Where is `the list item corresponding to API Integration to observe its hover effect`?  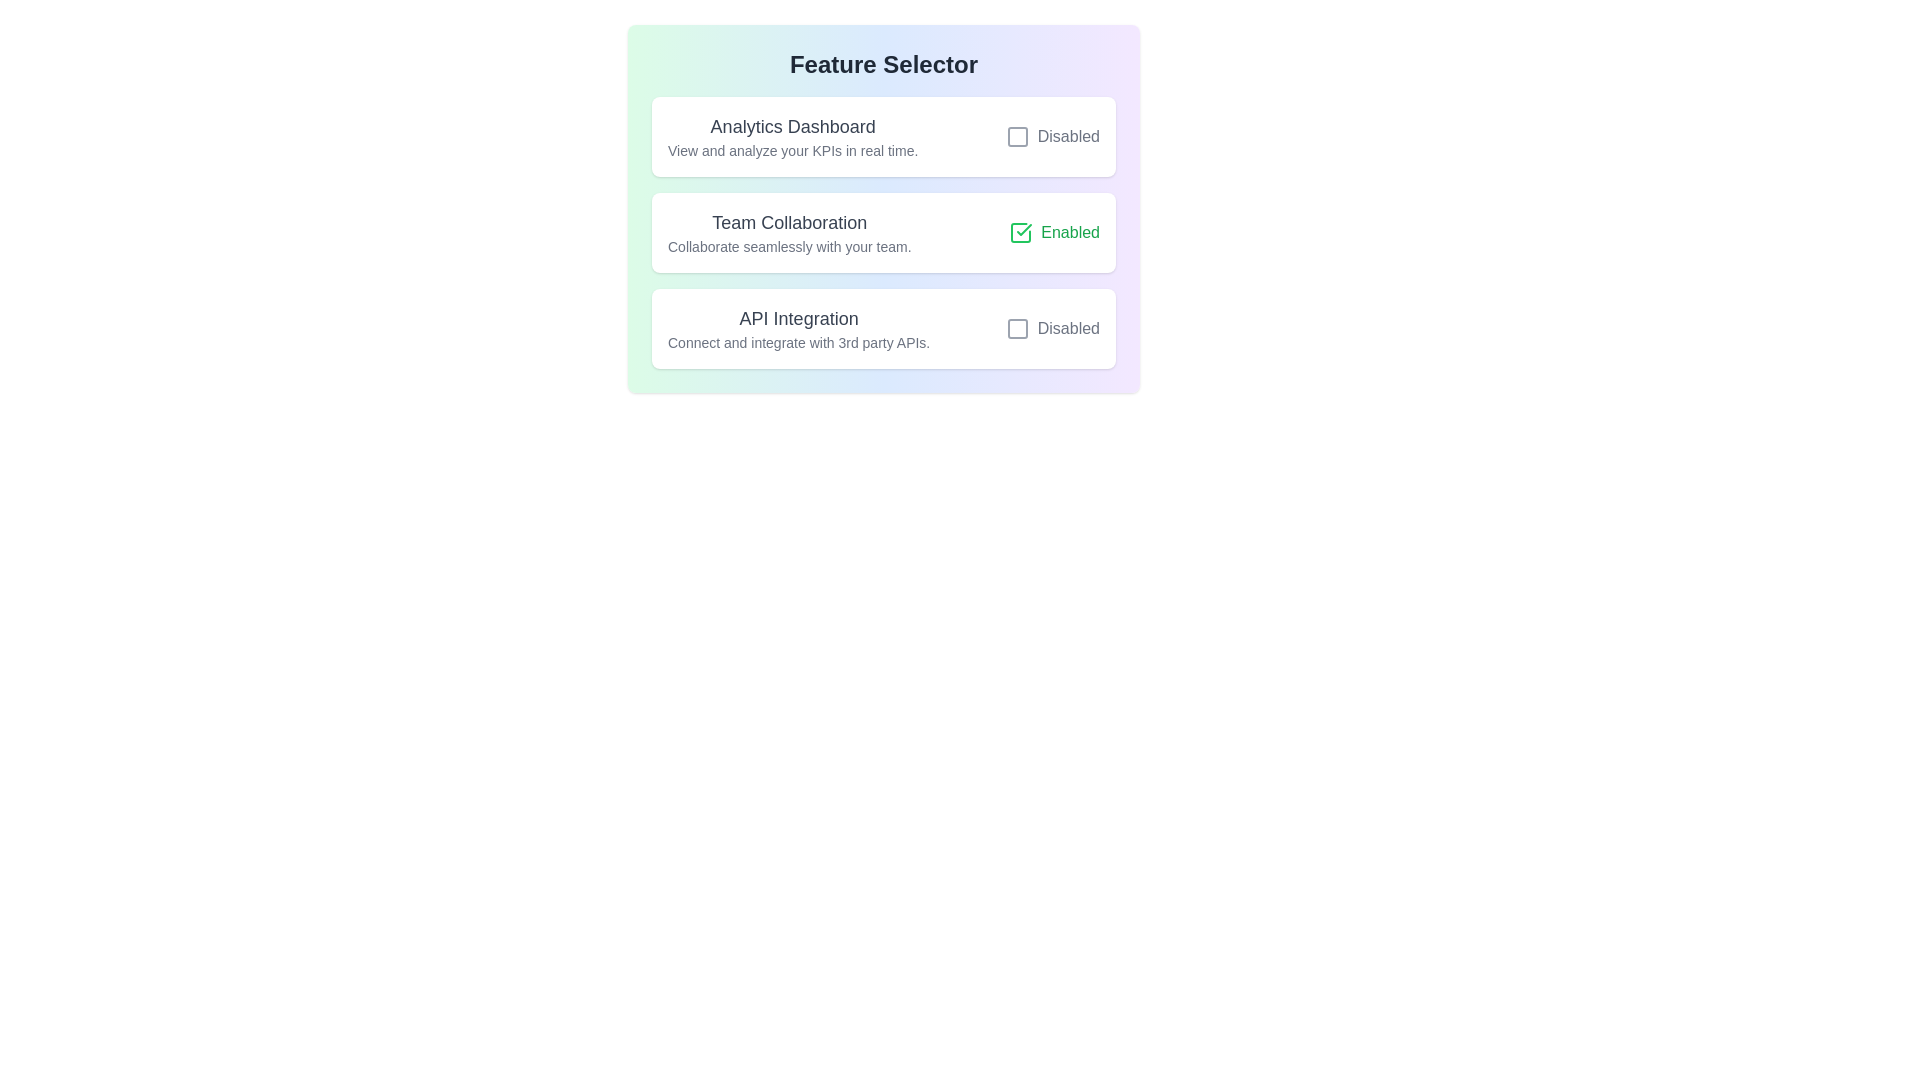 the list item corresponding to API Integration to observe its hover effect is located at coordinates (882, 327).